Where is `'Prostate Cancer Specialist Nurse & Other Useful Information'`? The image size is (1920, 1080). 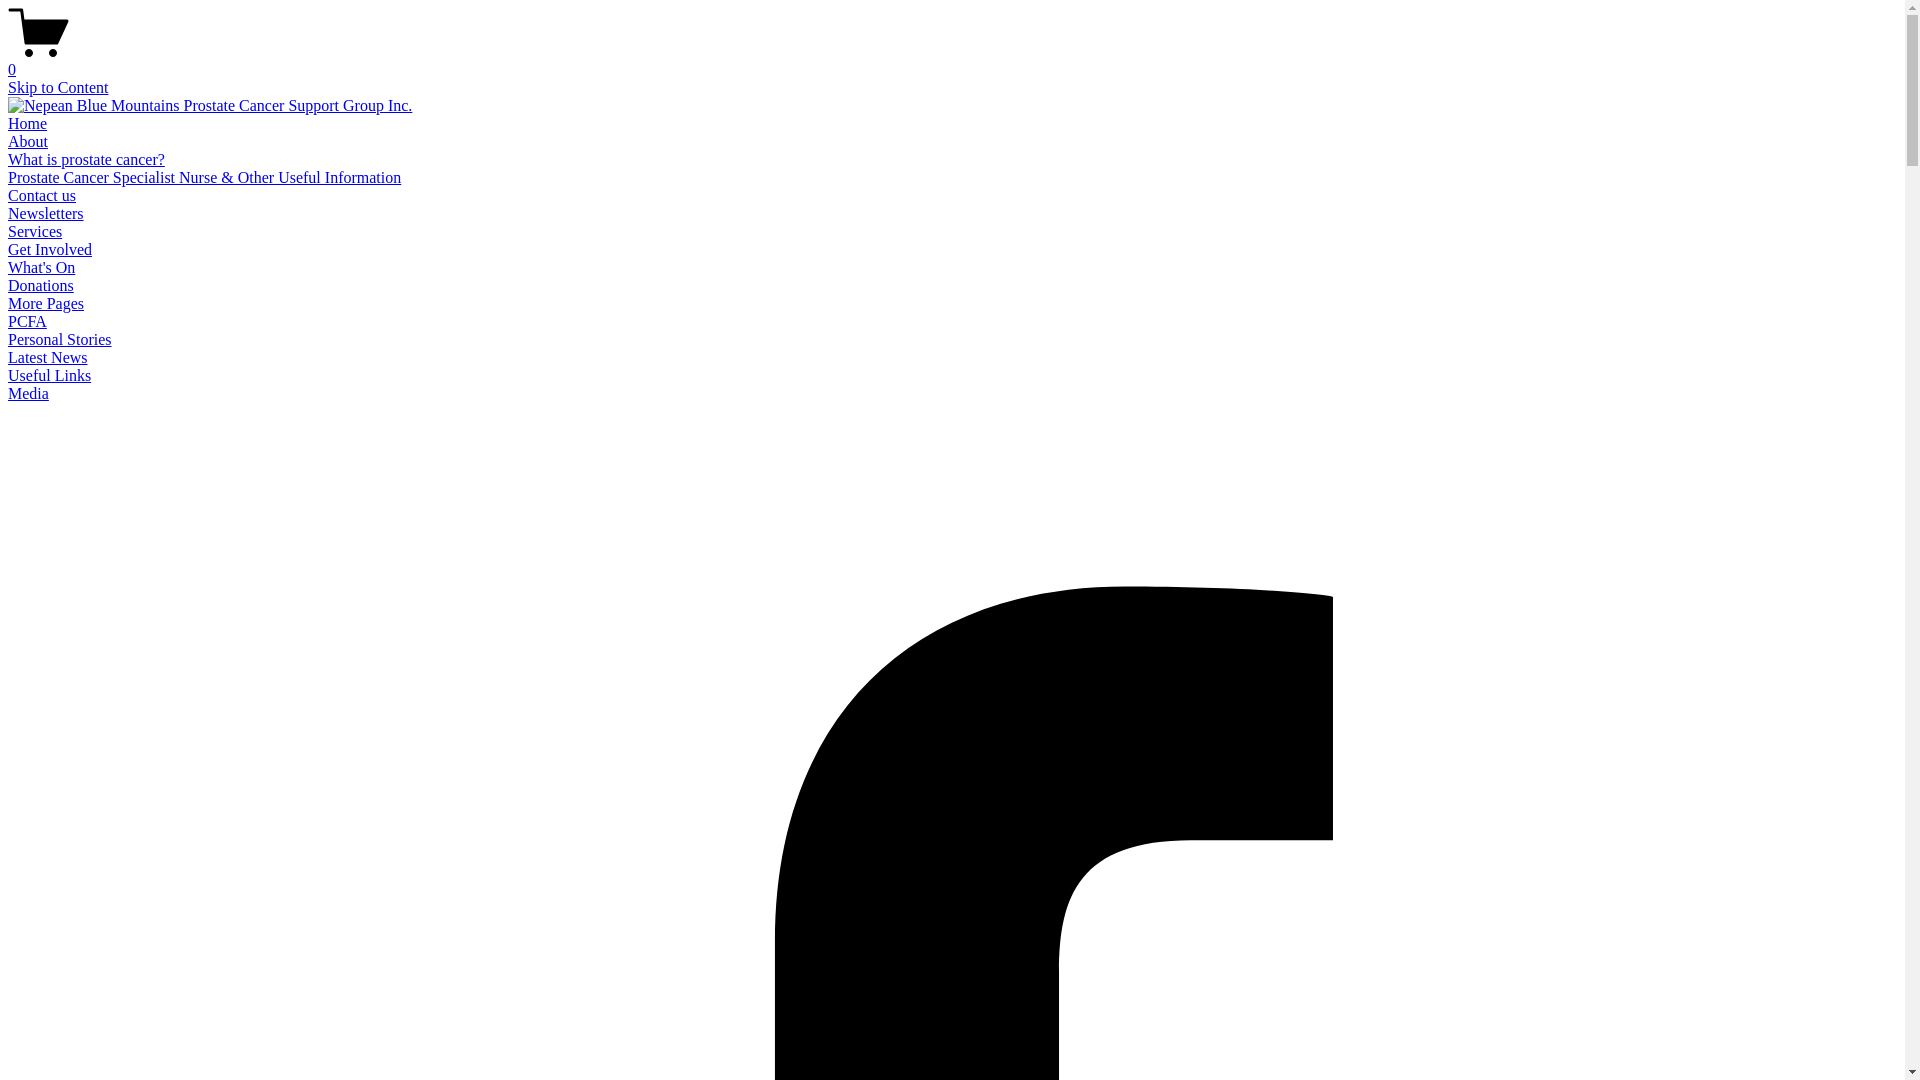
'Prostate Cancer Specialist Nurse & Other Useful Information' is located at coordinates (204, 176).